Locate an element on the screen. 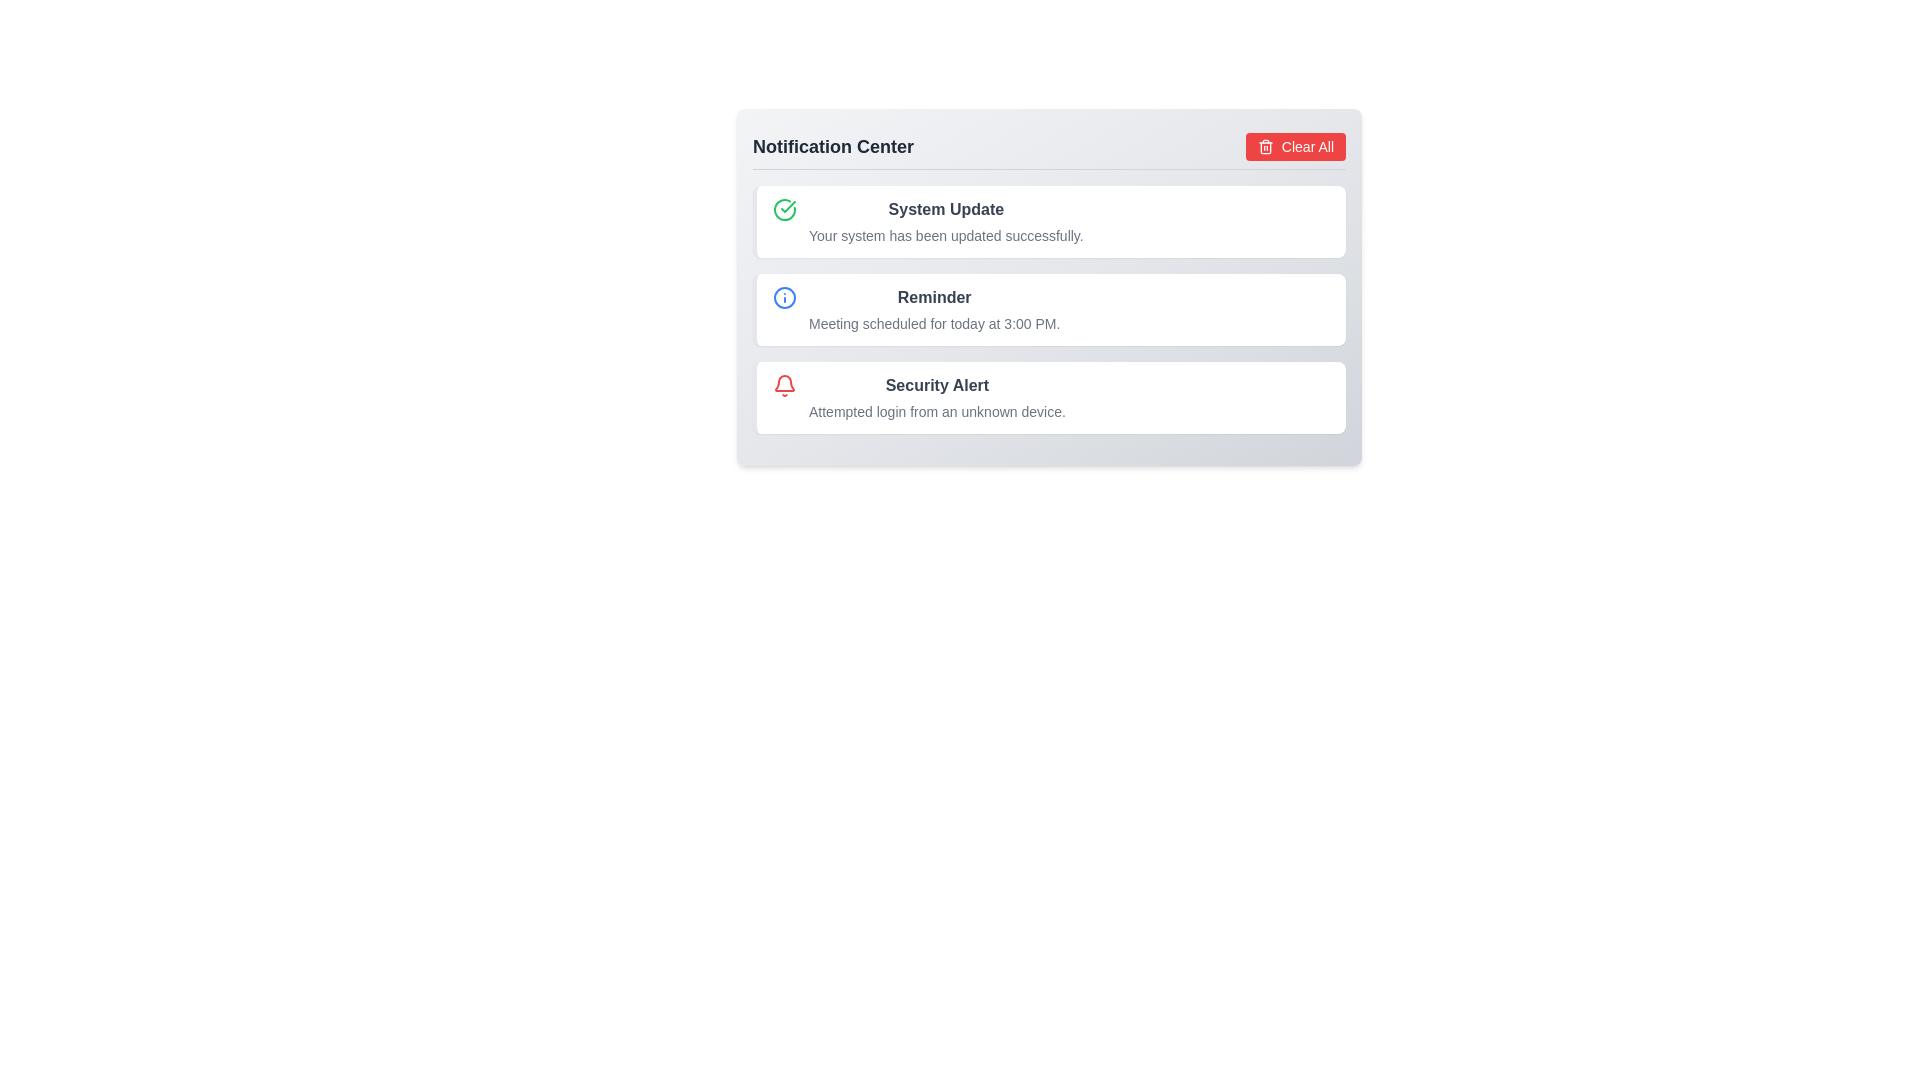  the second notification card in the Notification Center that reminds the user about a meeting scheduled for today at 3:00 PM is located at coordinates (1048, 309).